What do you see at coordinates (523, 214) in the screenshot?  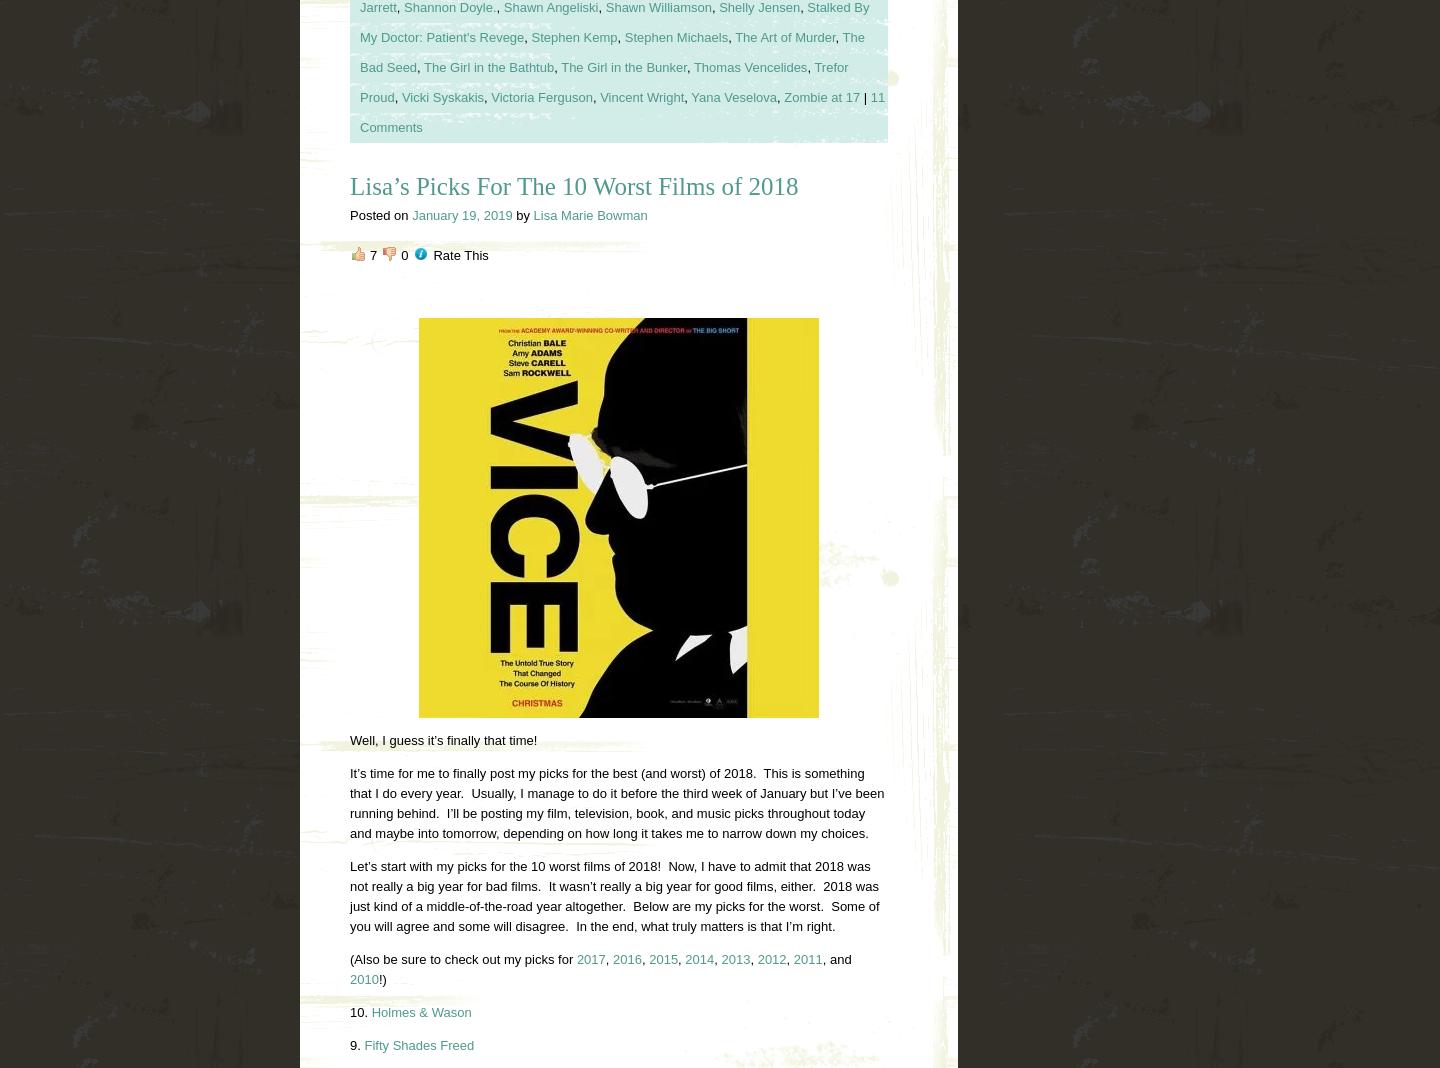 I see `'by'` at bounding box center [523, 214].